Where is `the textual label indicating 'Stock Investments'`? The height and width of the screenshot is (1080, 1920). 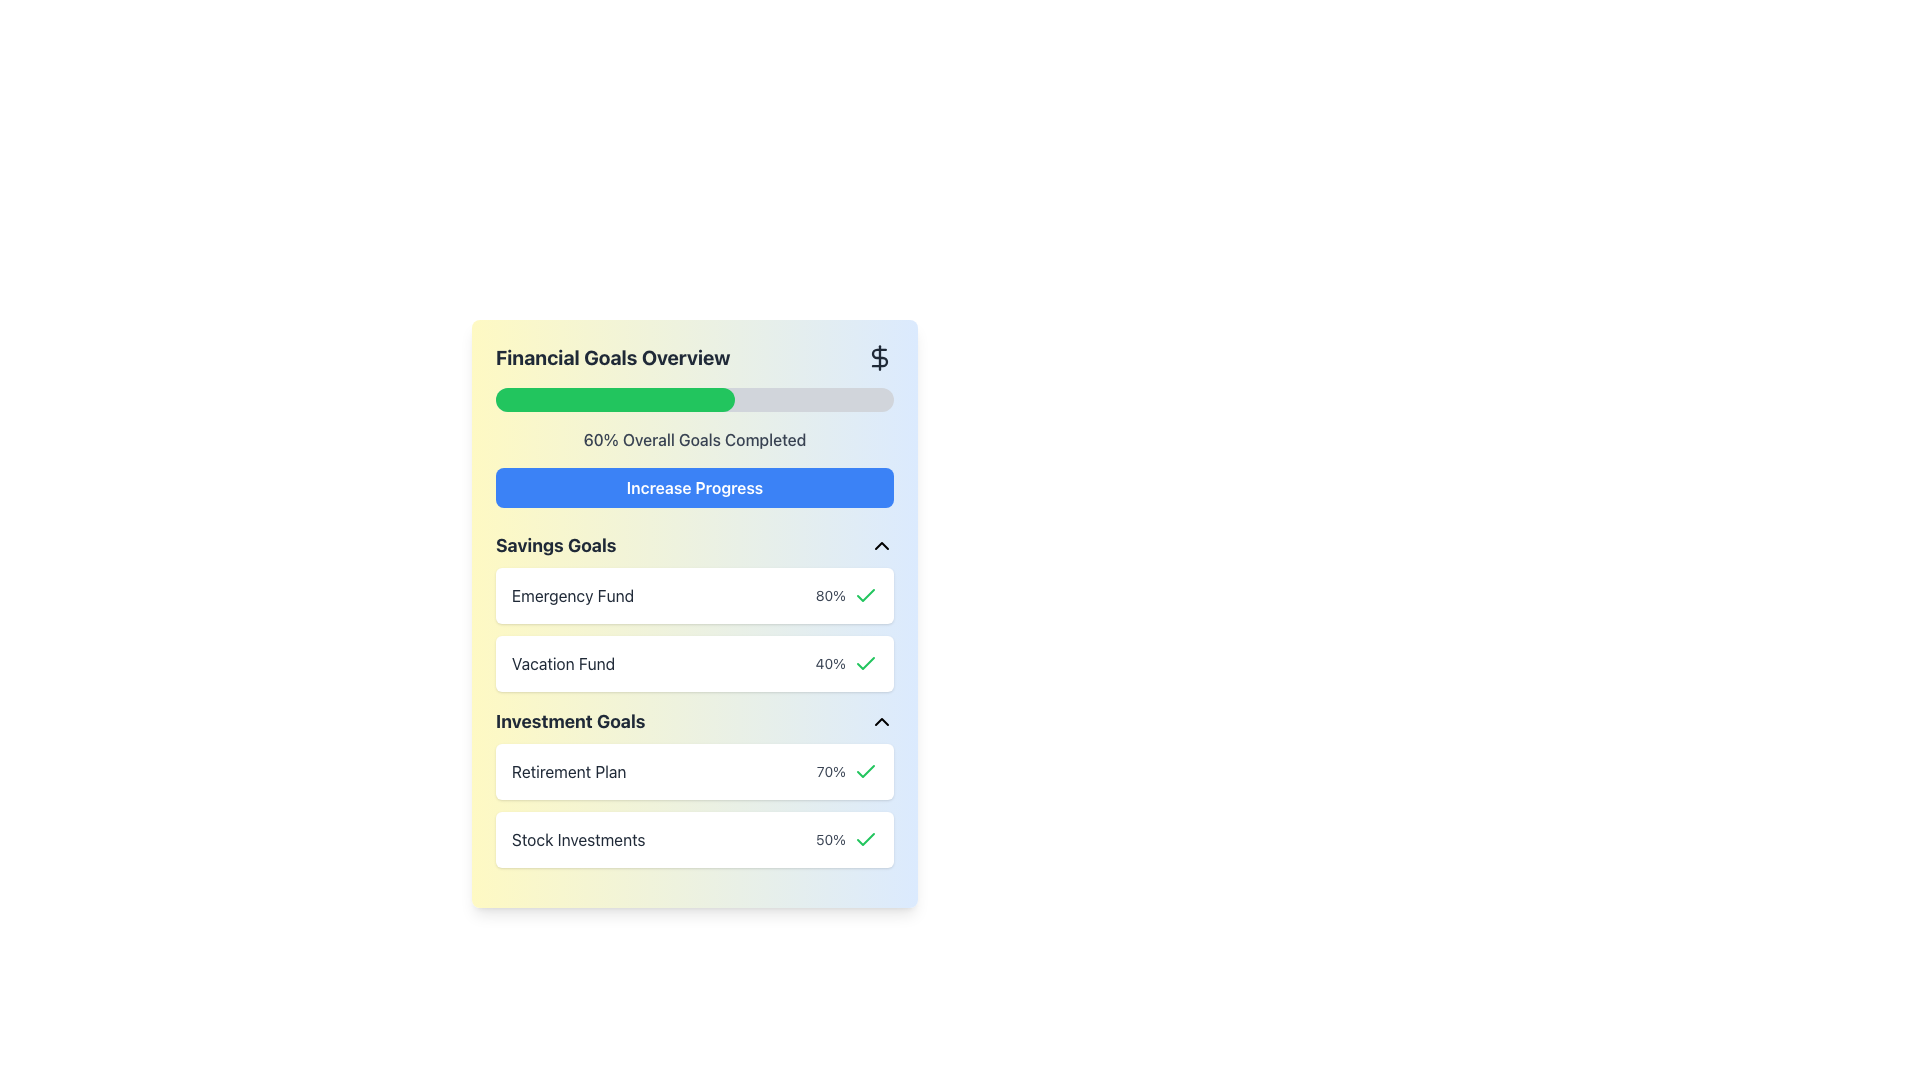 the textual label indicating 'Stock Investments' is located at coordinates (577, 840).